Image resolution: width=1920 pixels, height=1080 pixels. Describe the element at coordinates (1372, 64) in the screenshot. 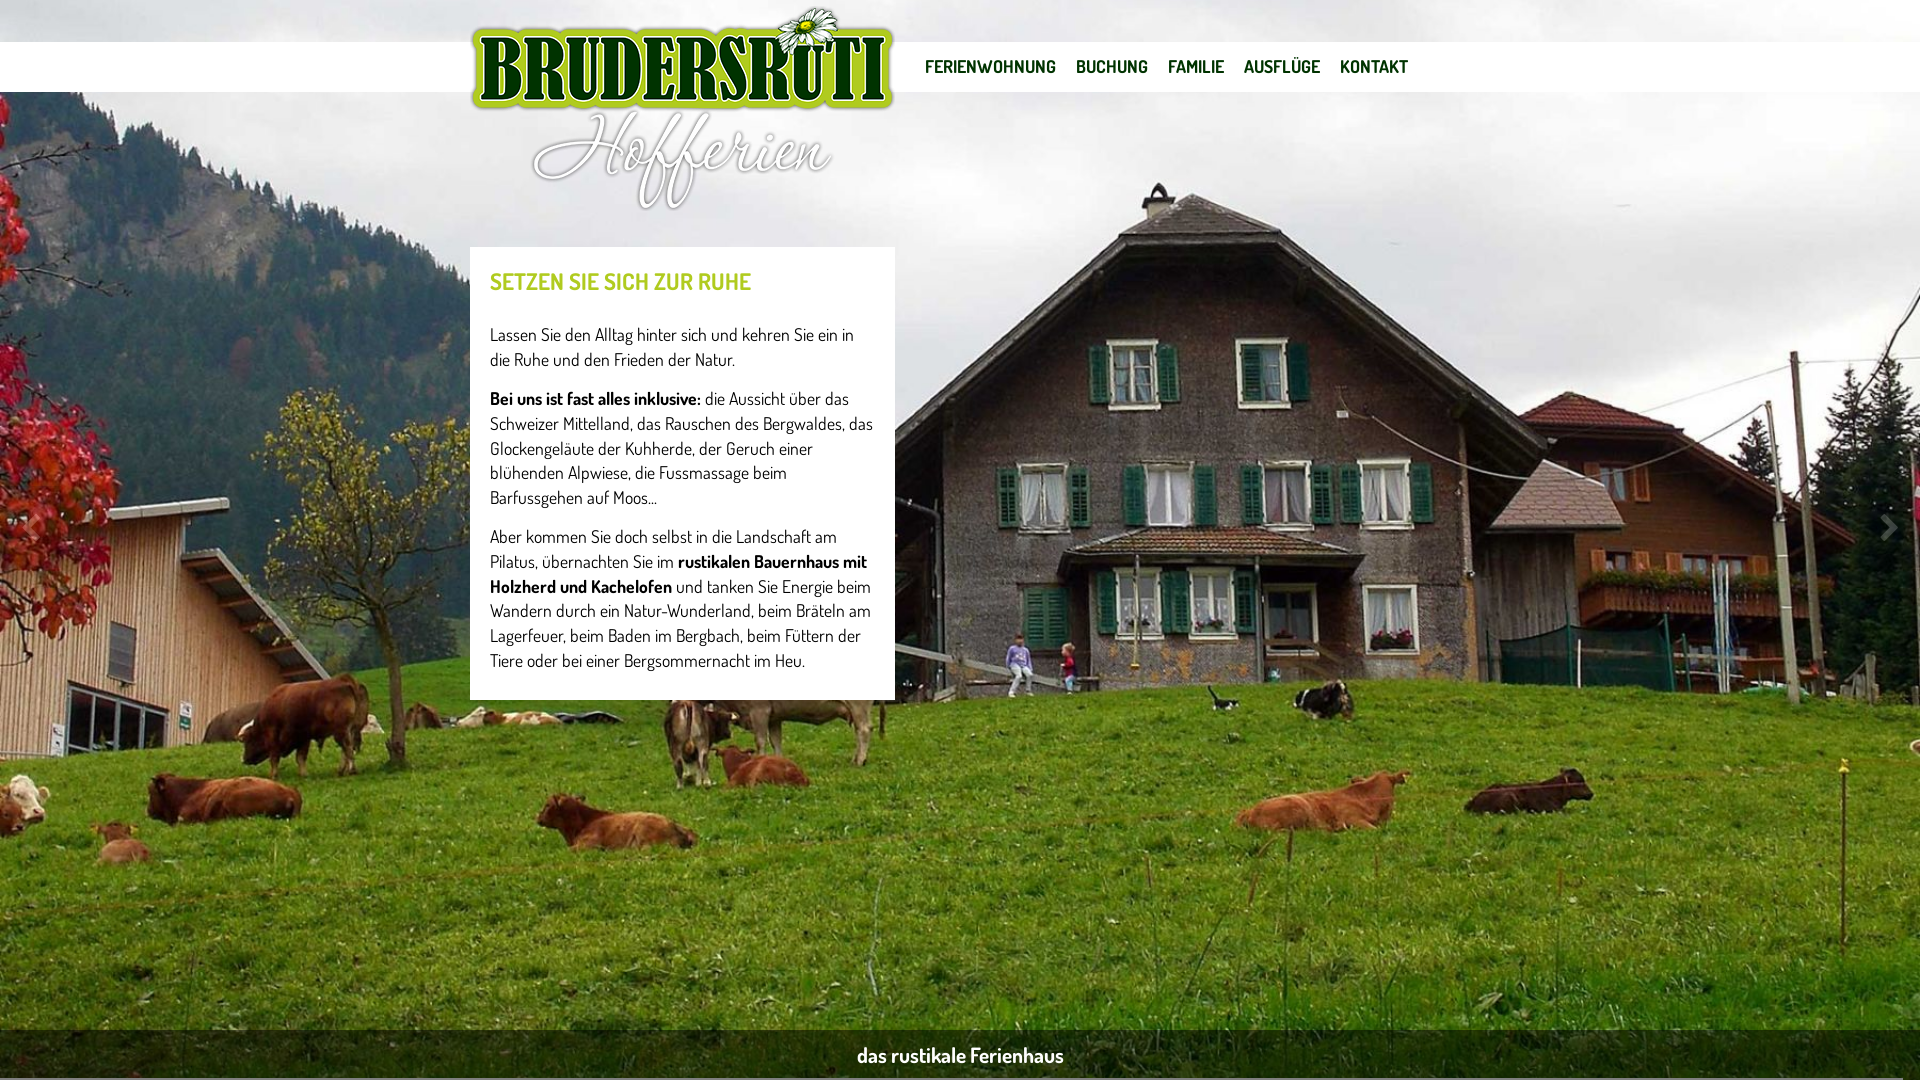

I see `'KONTAKT'` at that location.